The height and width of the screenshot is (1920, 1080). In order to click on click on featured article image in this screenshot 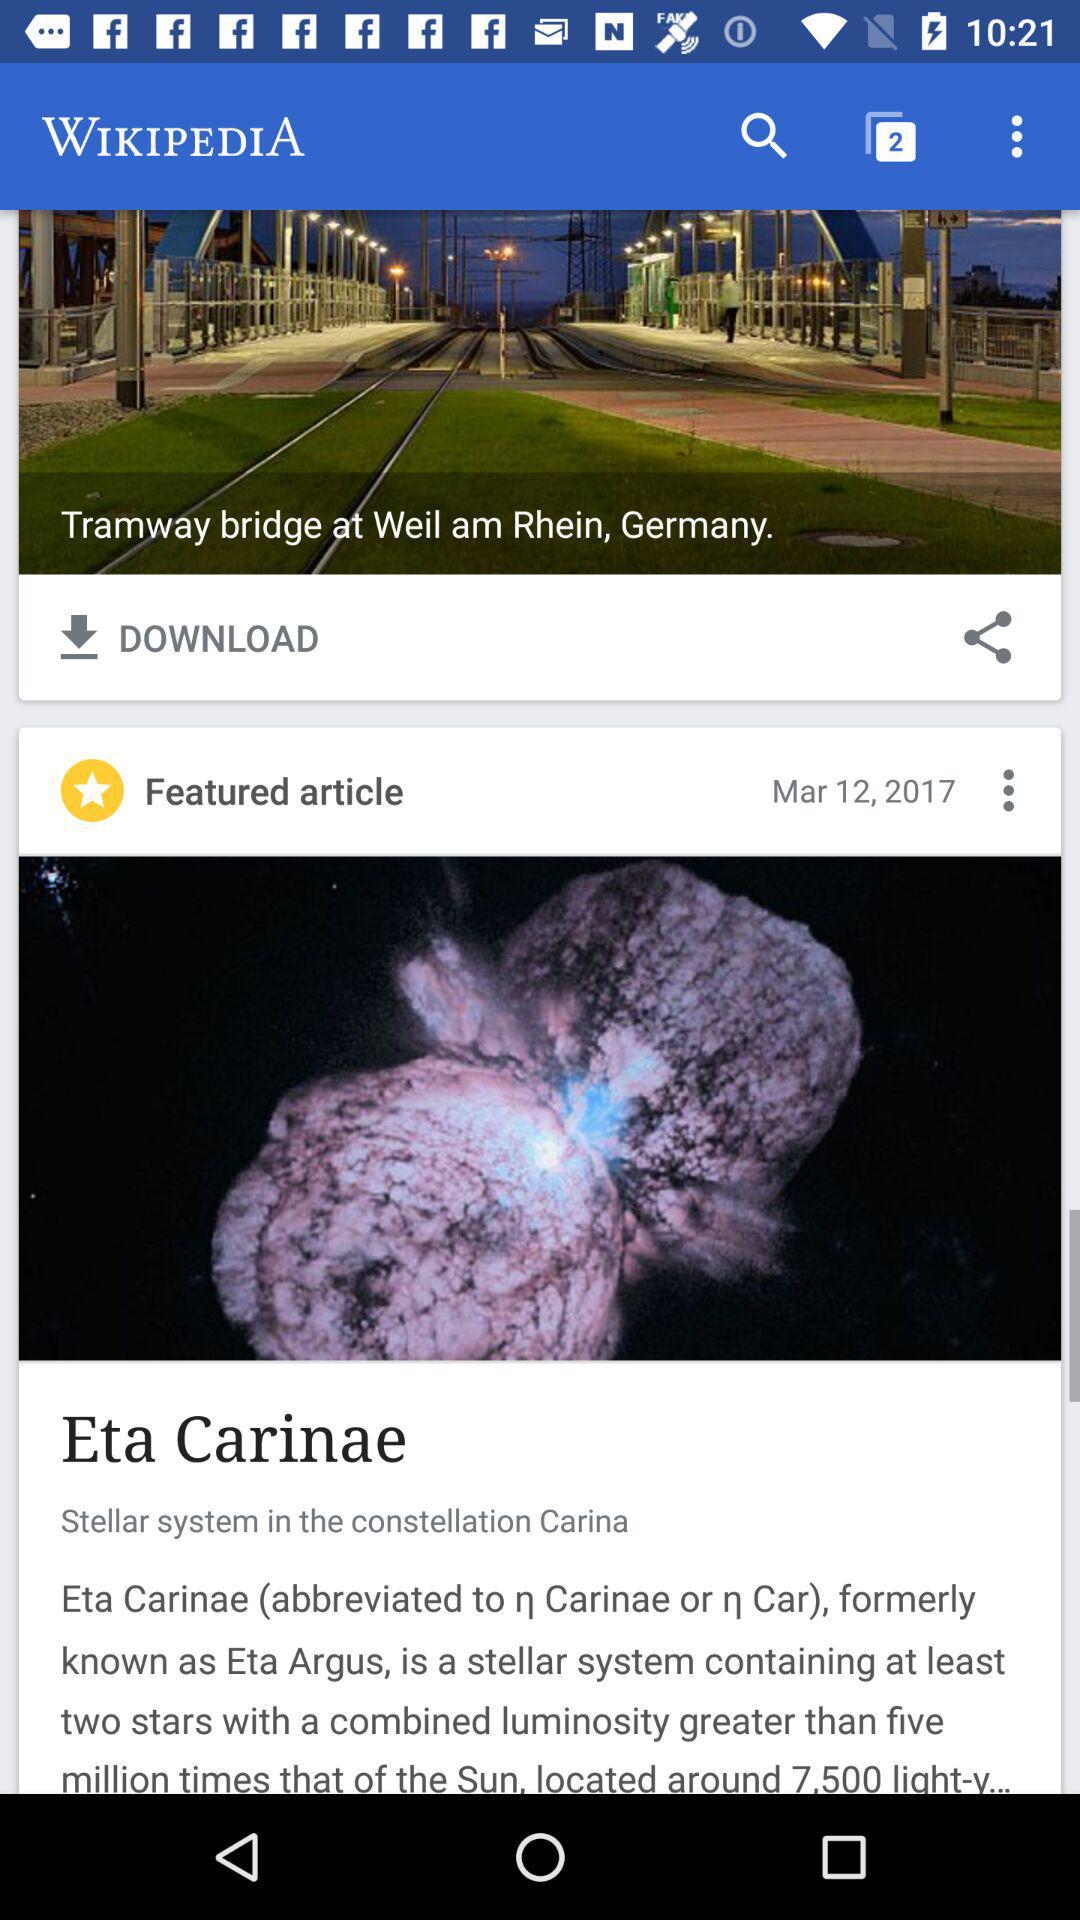, I will do `click(540, 1107)`.